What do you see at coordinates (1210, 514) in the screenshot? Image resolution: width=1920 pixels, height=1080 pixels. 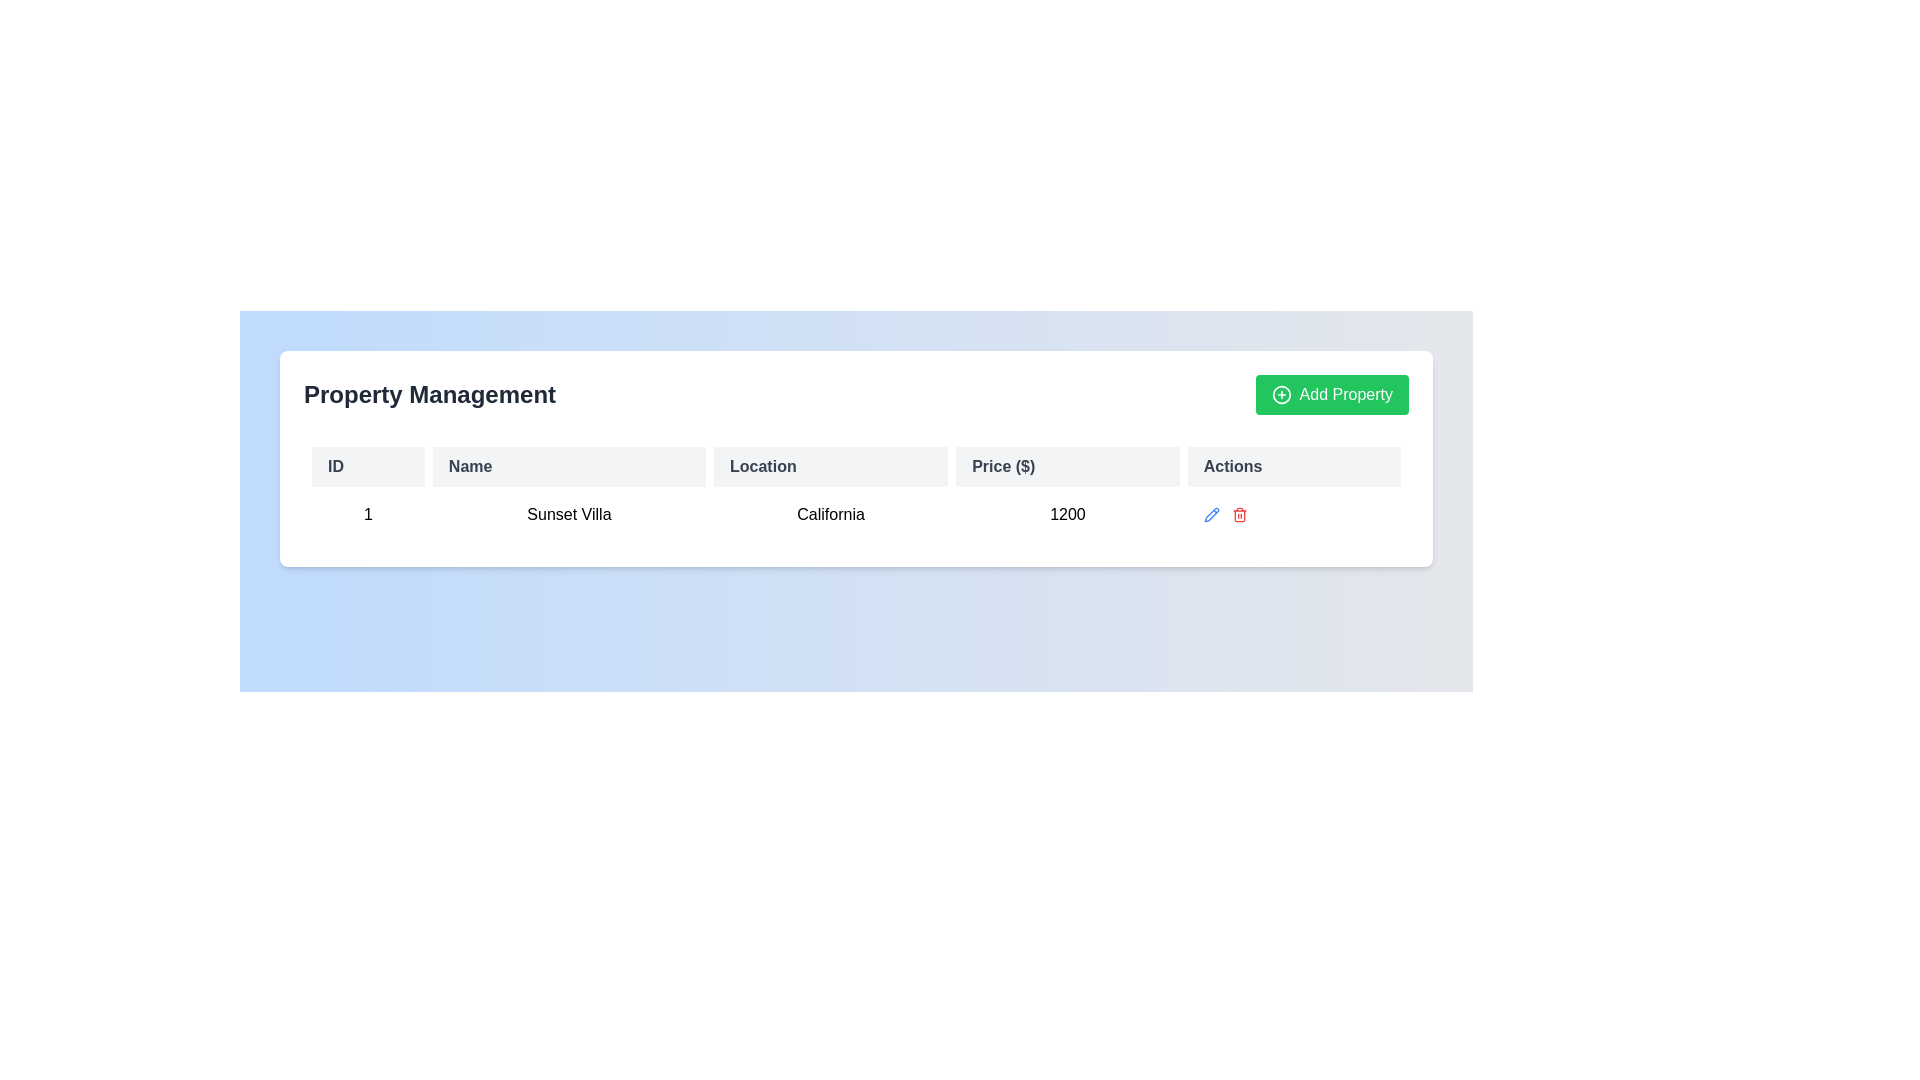 I see `the pencil icon located in the 'Actions' column of the data table for the 'Sunset Villa' property to initiate the edit action` at bounding box center [1210, 514].